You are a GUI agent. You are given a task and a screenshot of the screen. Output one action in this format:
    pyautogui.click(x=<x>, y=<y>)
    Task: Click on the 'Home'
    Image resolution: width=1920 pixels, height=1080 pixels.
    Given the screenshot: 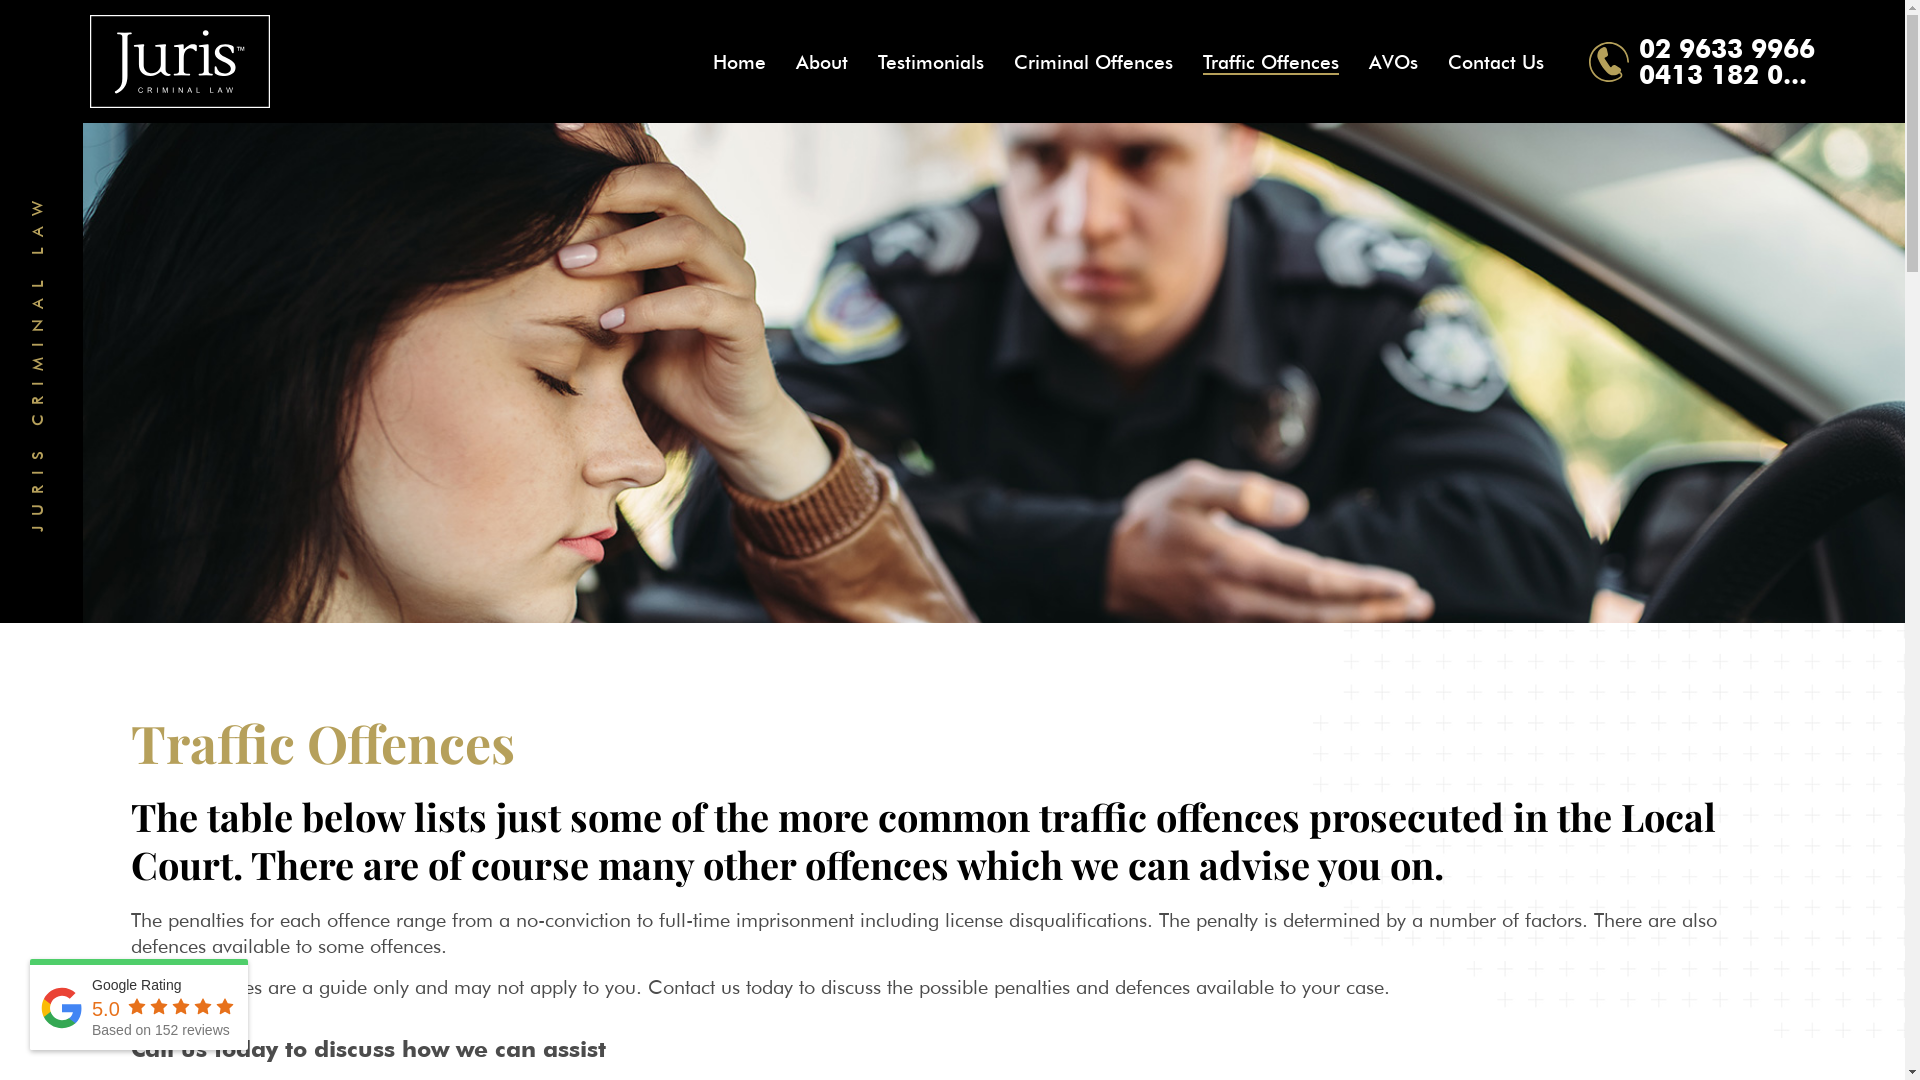 What is the action you would take?
    pyautogui.click(x=738, y=60)
    